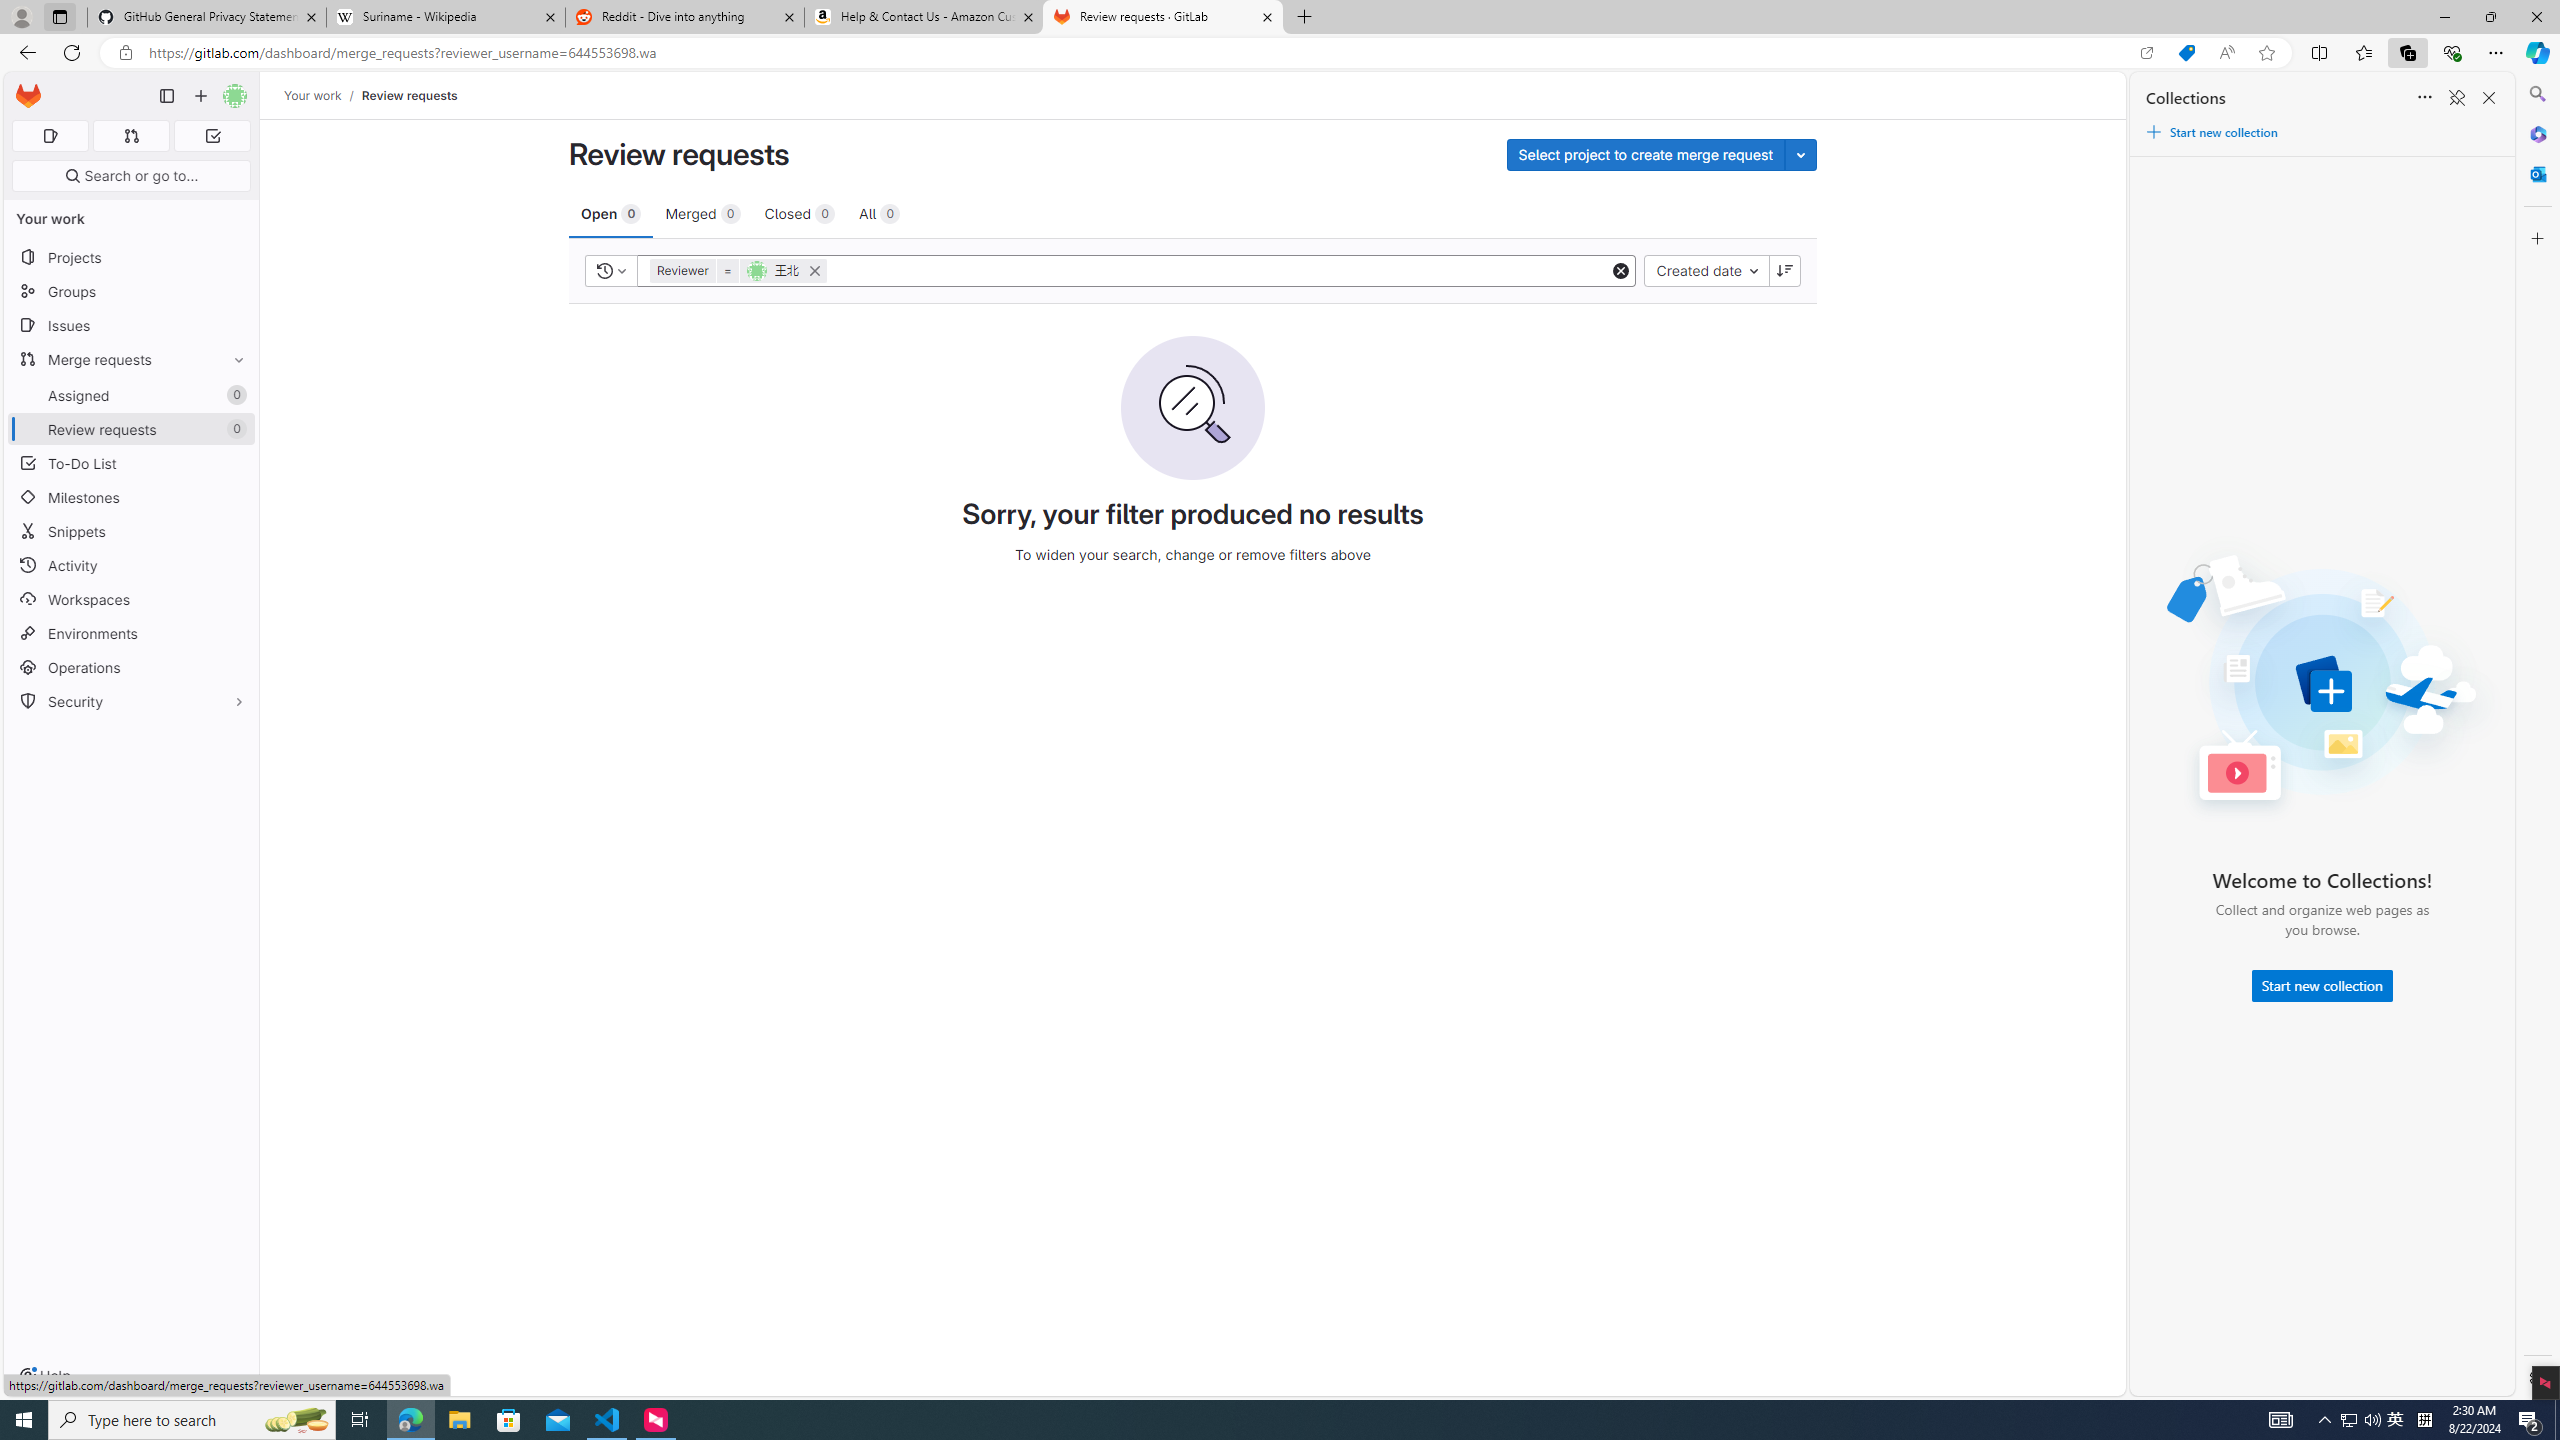  I want to click on 'Sort direction', so click(1785, 269).